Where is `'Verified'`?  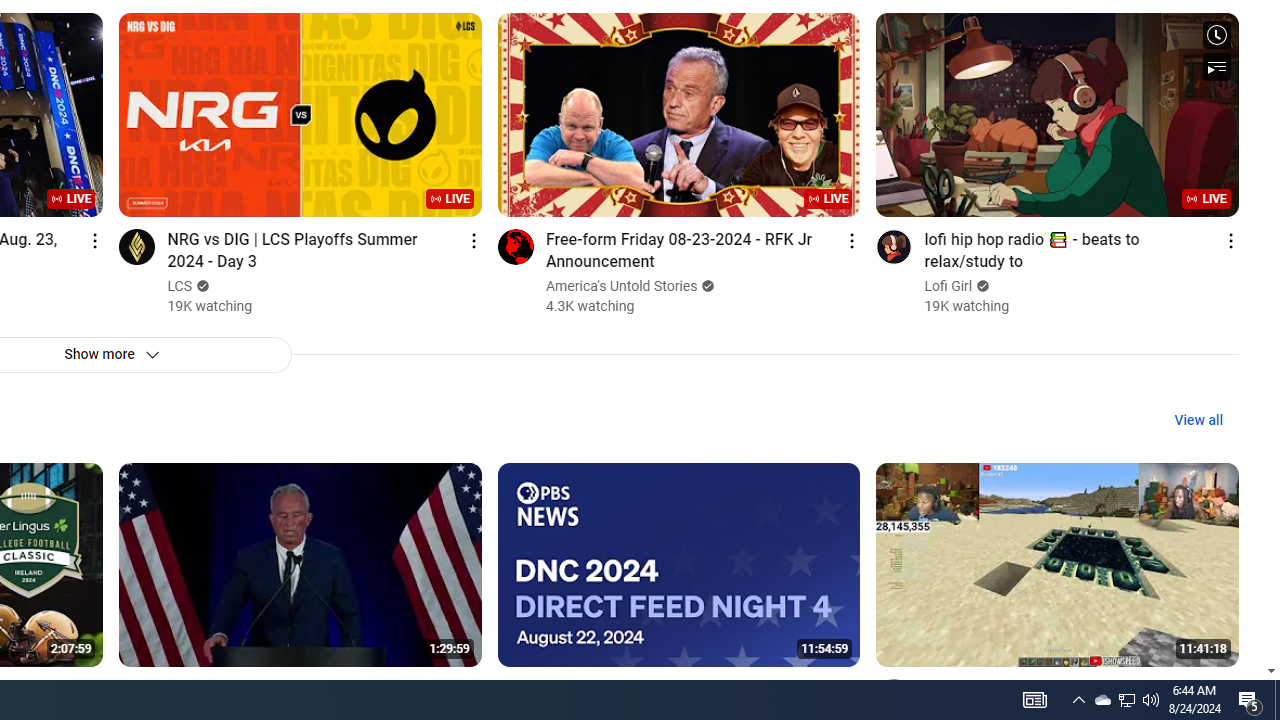
'Verified' is located at coordinates (981, 286).